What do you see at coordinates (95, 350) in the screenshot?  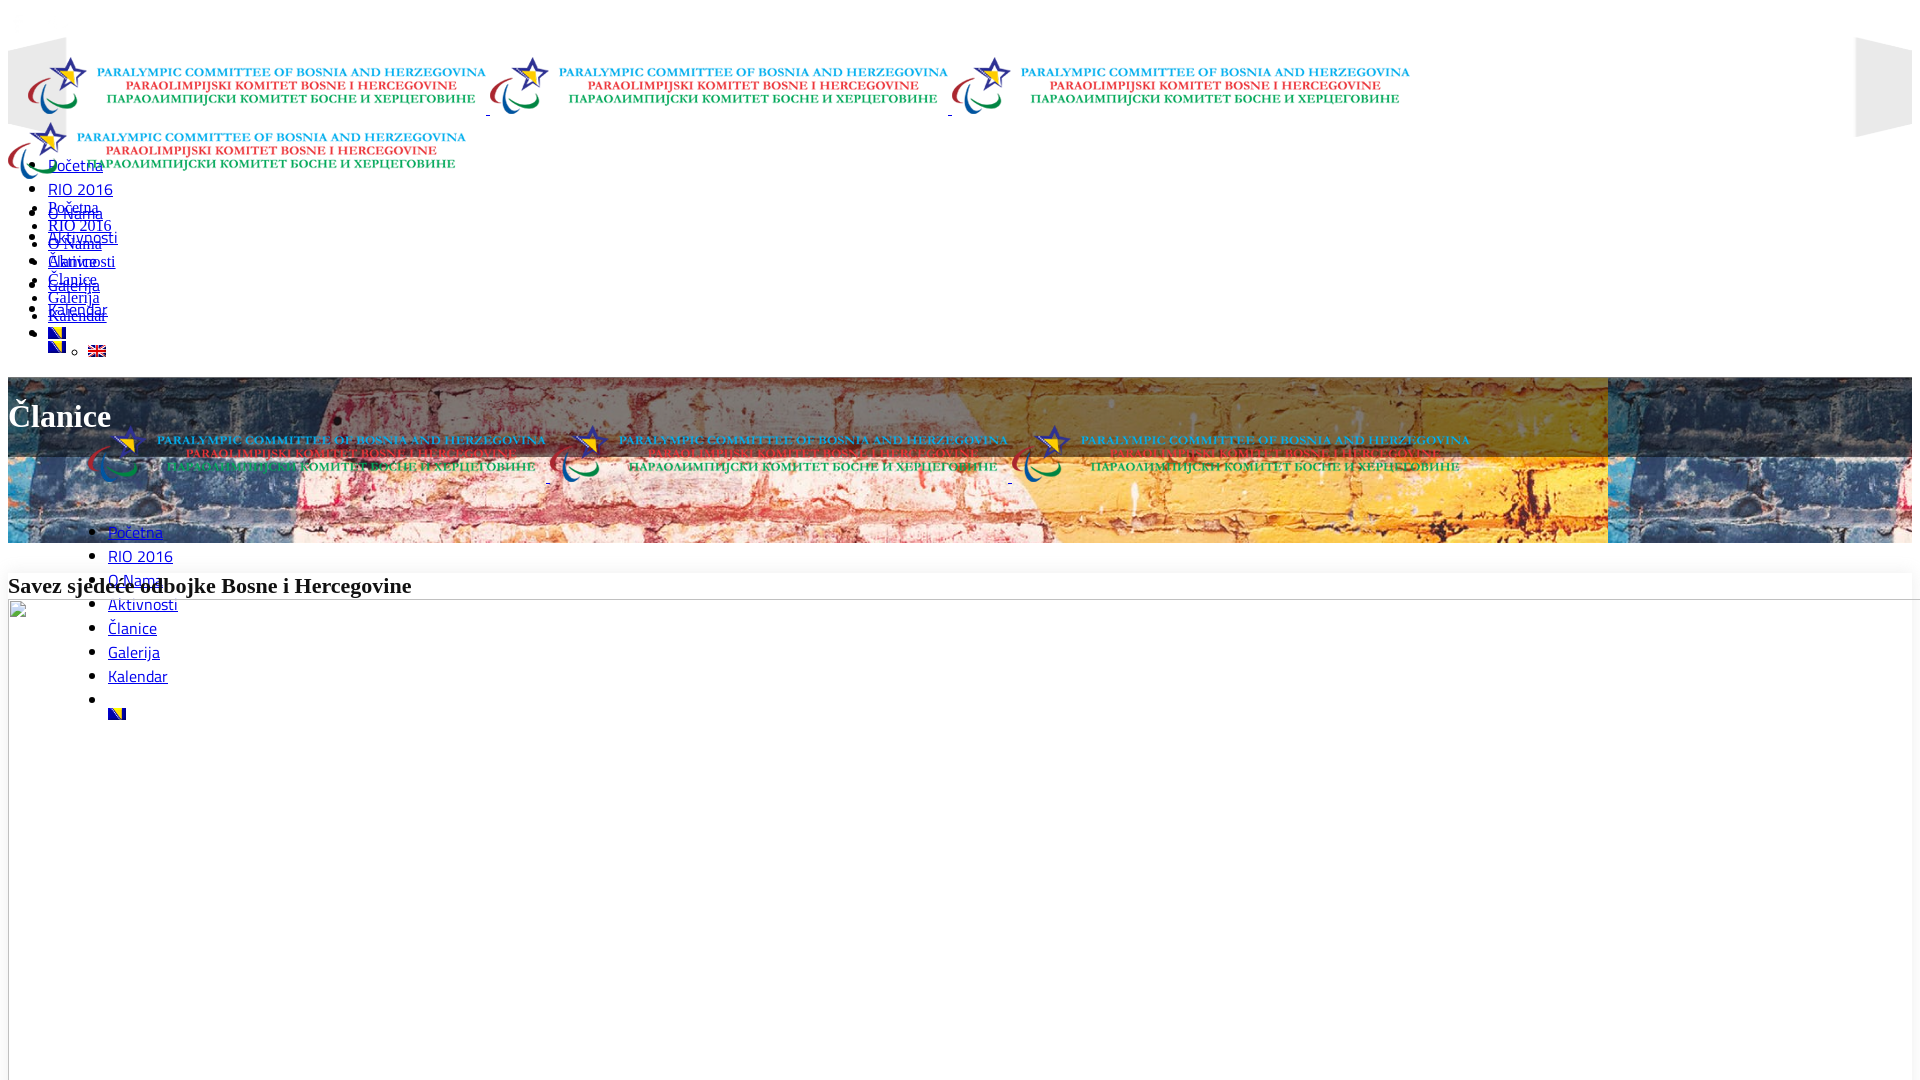 I see `'English'` at bounding box center [95, 350].